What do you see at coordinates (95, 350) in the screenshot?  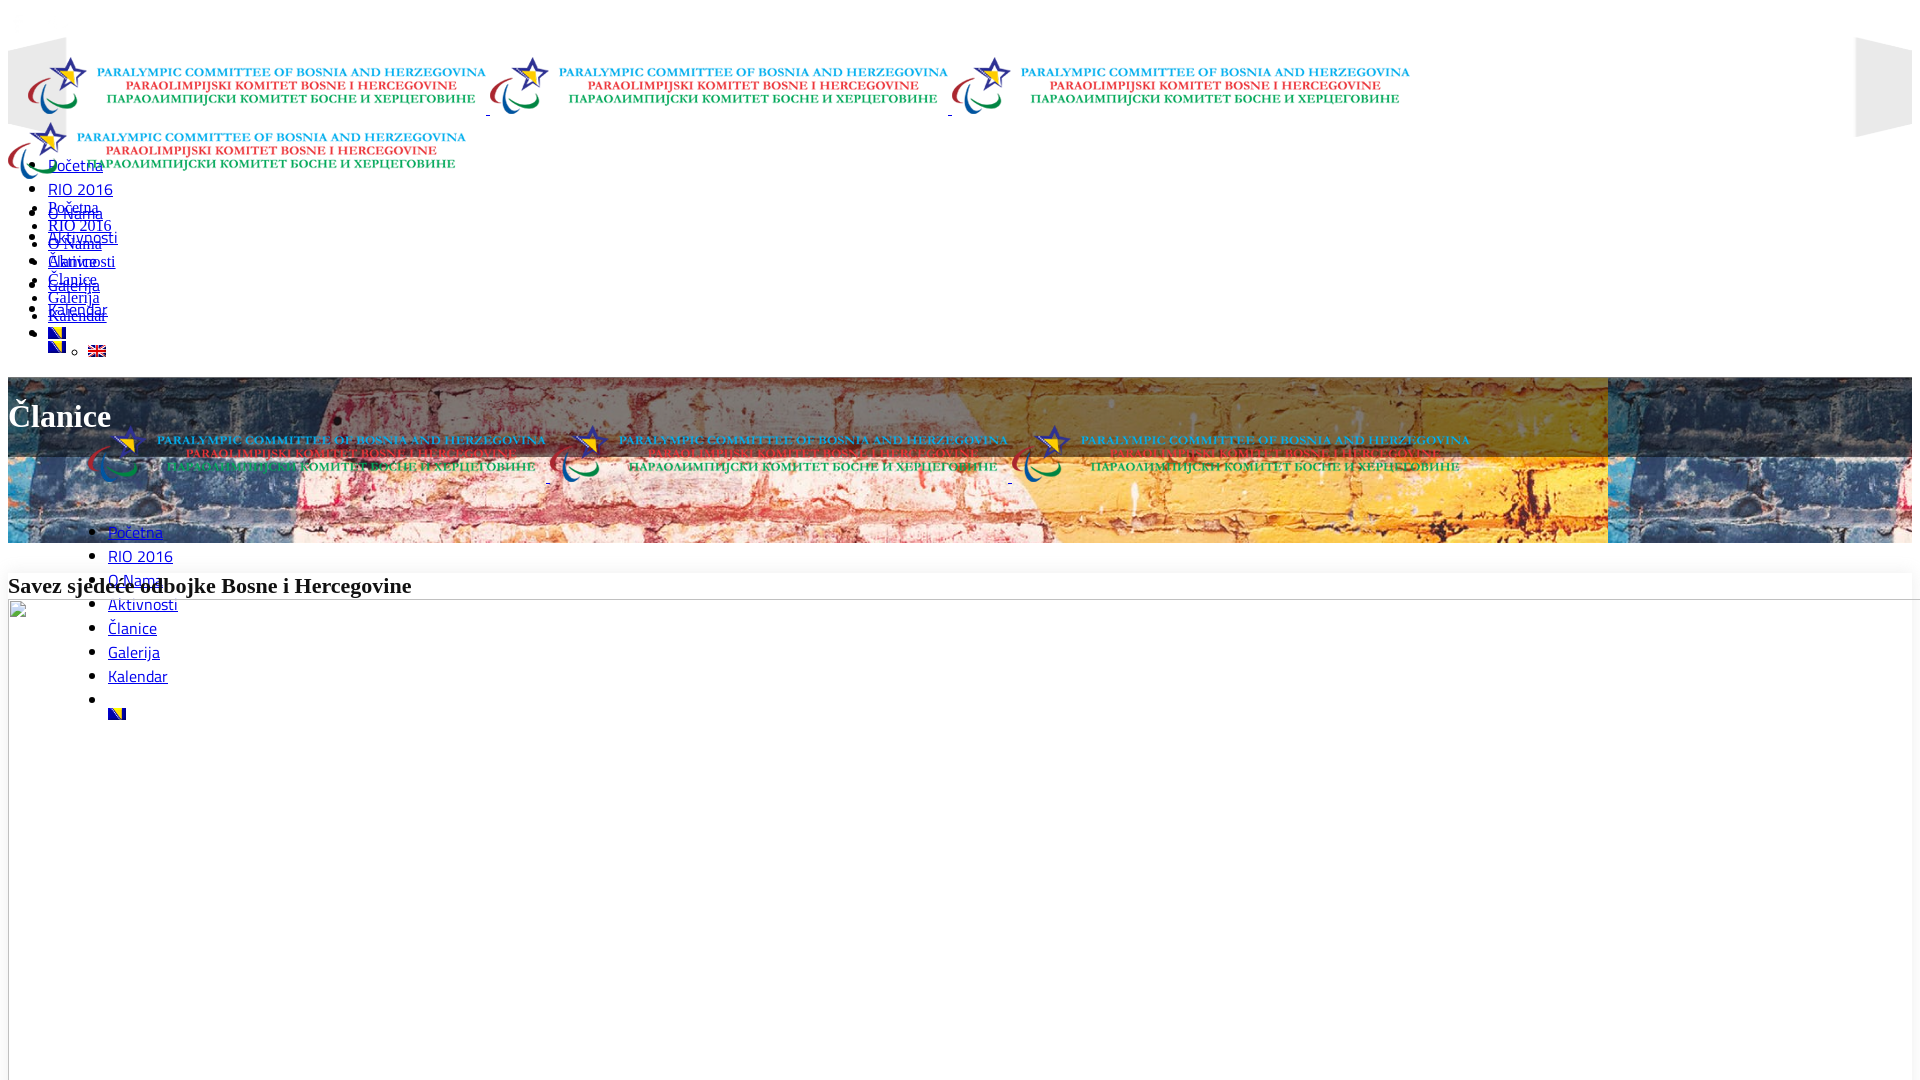 I see `'English'` at bounding box center [95, 350].